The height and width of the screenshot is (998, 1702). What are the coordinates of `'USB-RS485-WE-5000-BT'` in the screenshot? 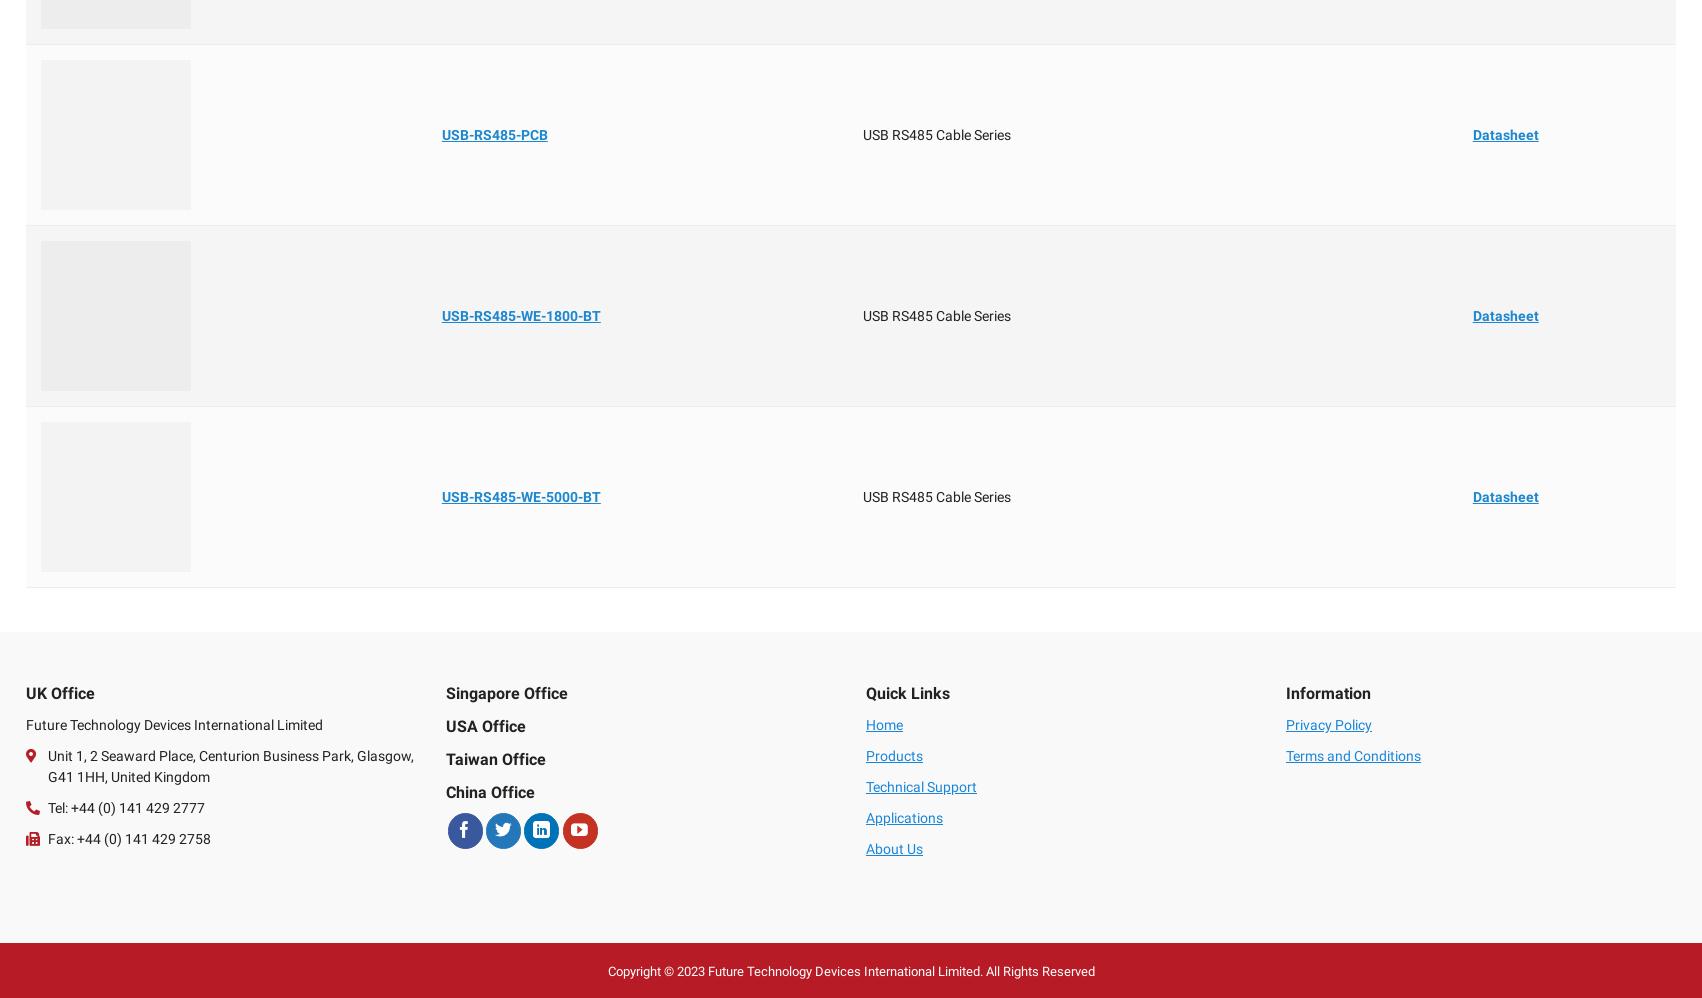 It's located at (519, 496).